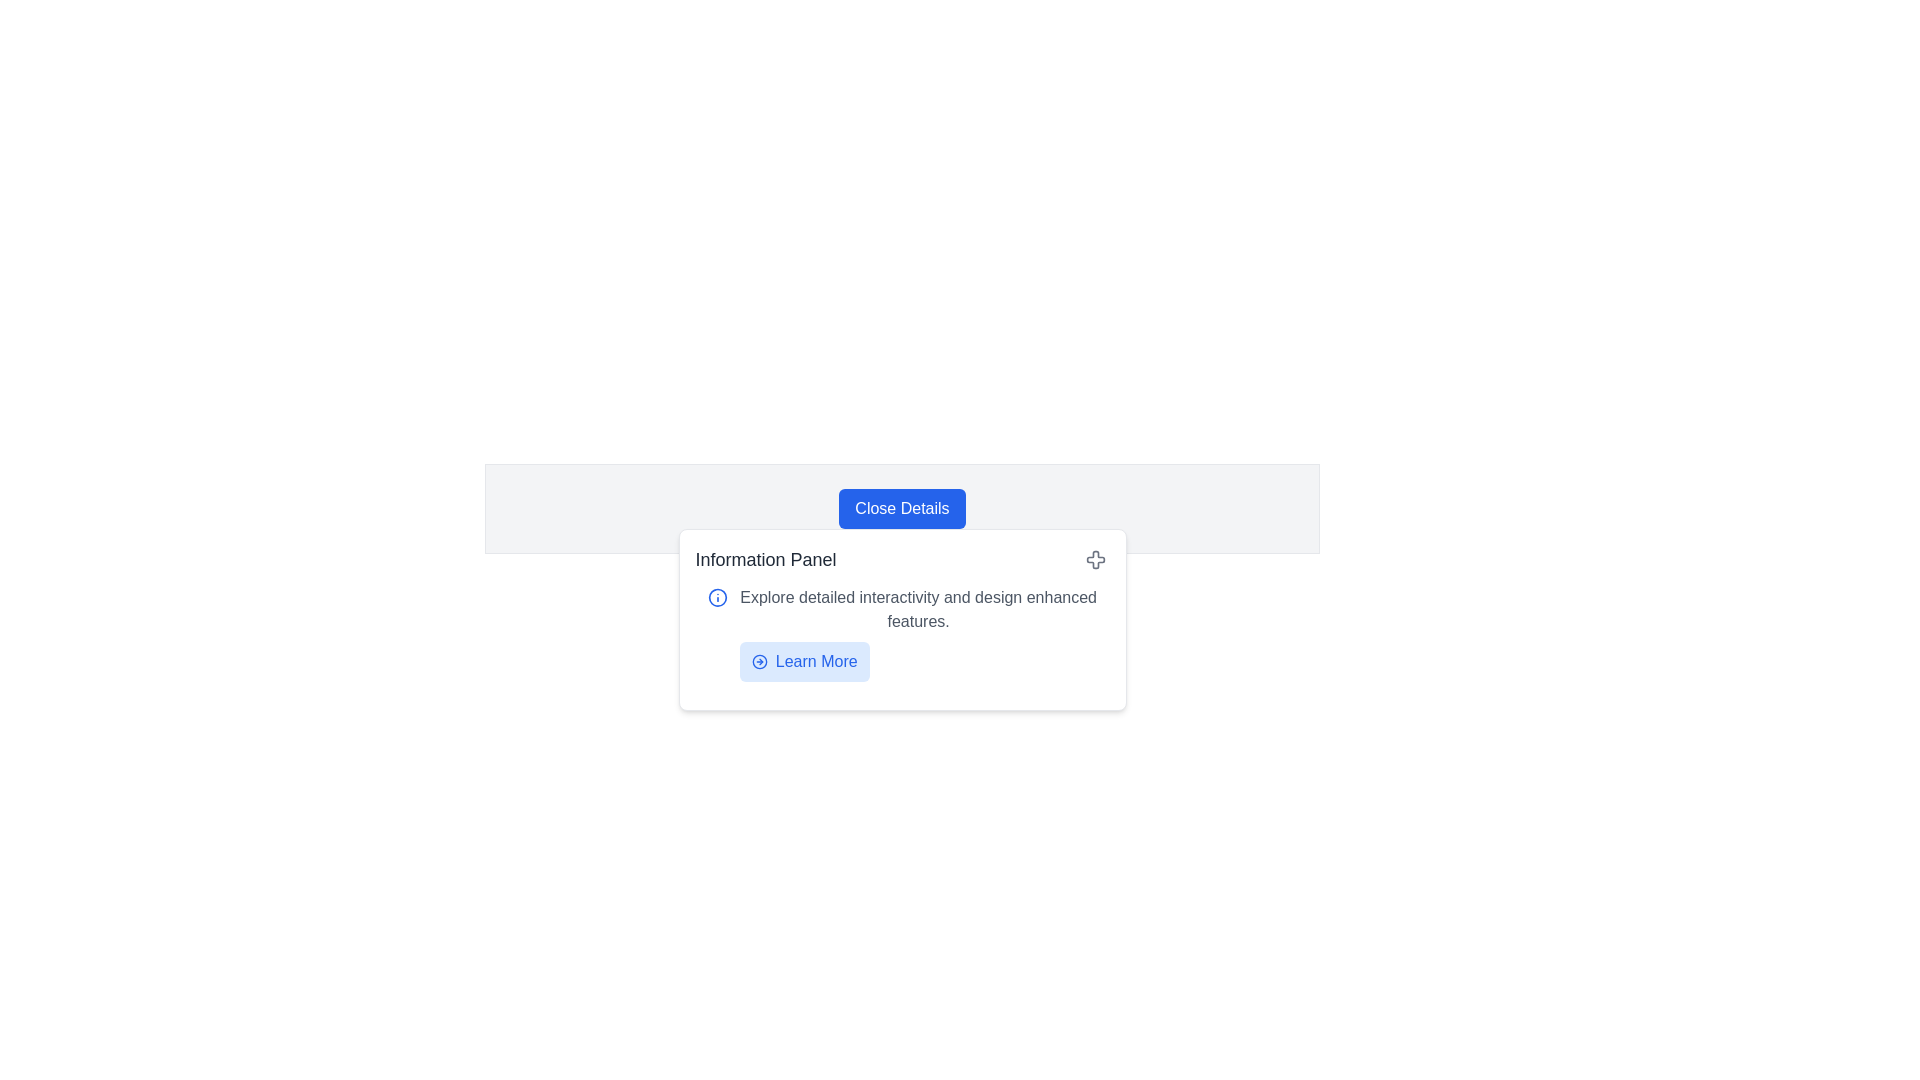 This screenshot has height=1080, width=1920. Describe the element at coordinates (901, 508) in the screenshot. I see `the blue button labeled 'Close Details' to observe any styling changes` at that location.